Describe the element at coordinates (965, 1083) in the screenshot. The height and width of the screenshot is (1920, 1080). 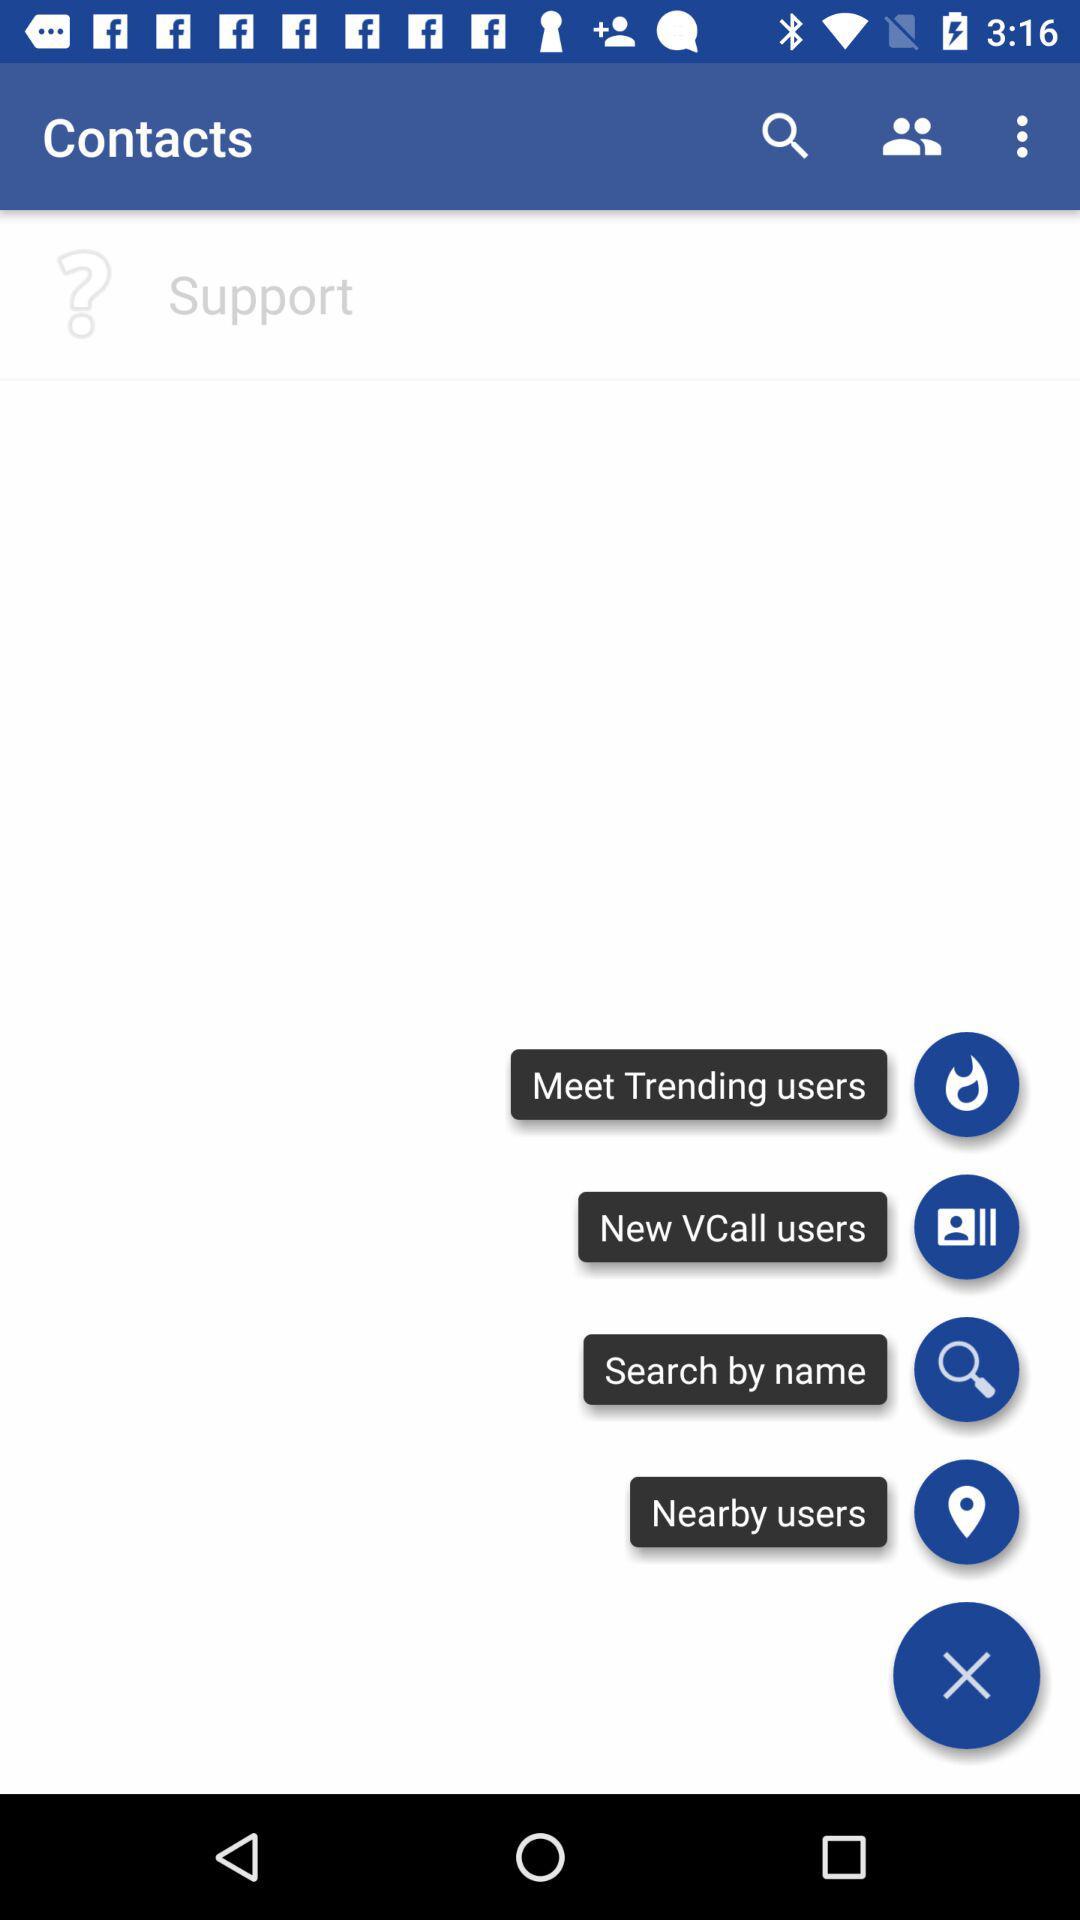
I see `the icon next to the meet trending users item` at that location.